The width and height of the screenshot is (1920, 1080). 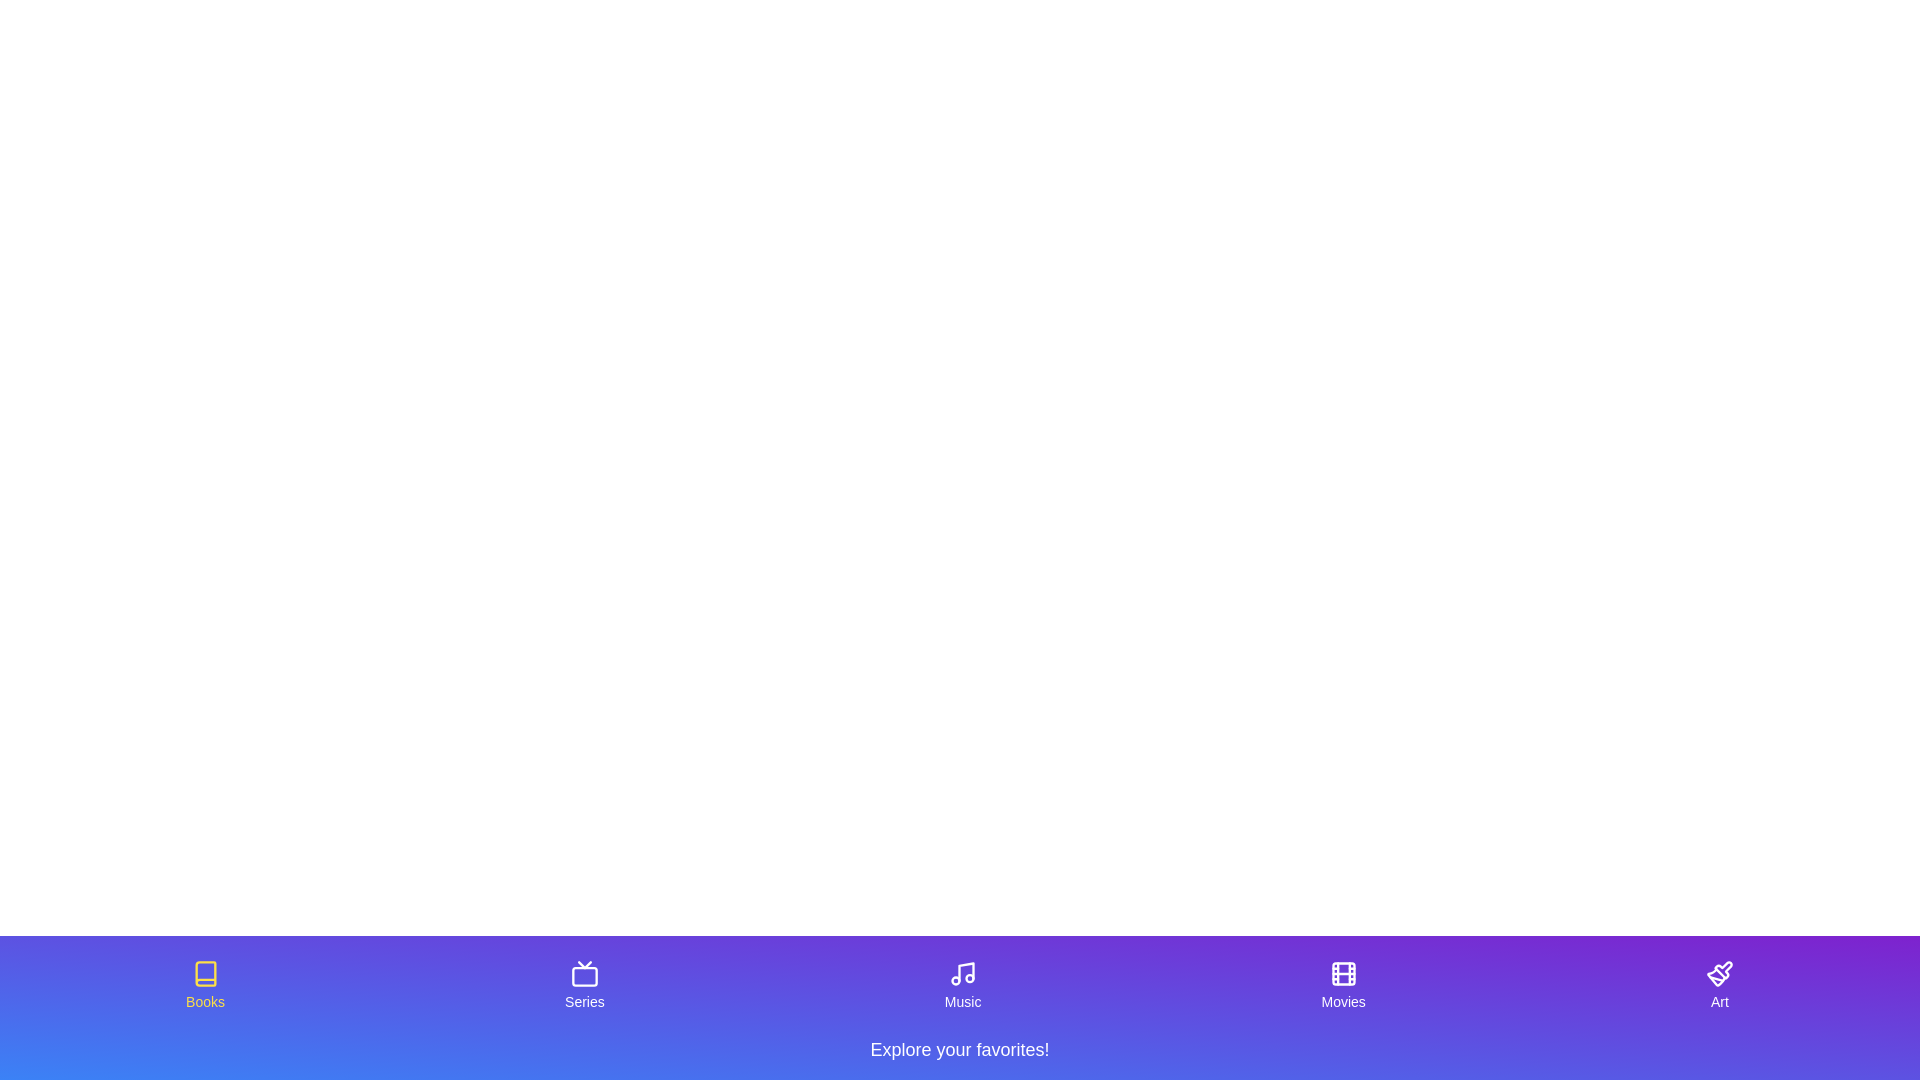 I want to click on the tab labeled 'Art' to observe its hover effect, so click(x=1718, y=985).